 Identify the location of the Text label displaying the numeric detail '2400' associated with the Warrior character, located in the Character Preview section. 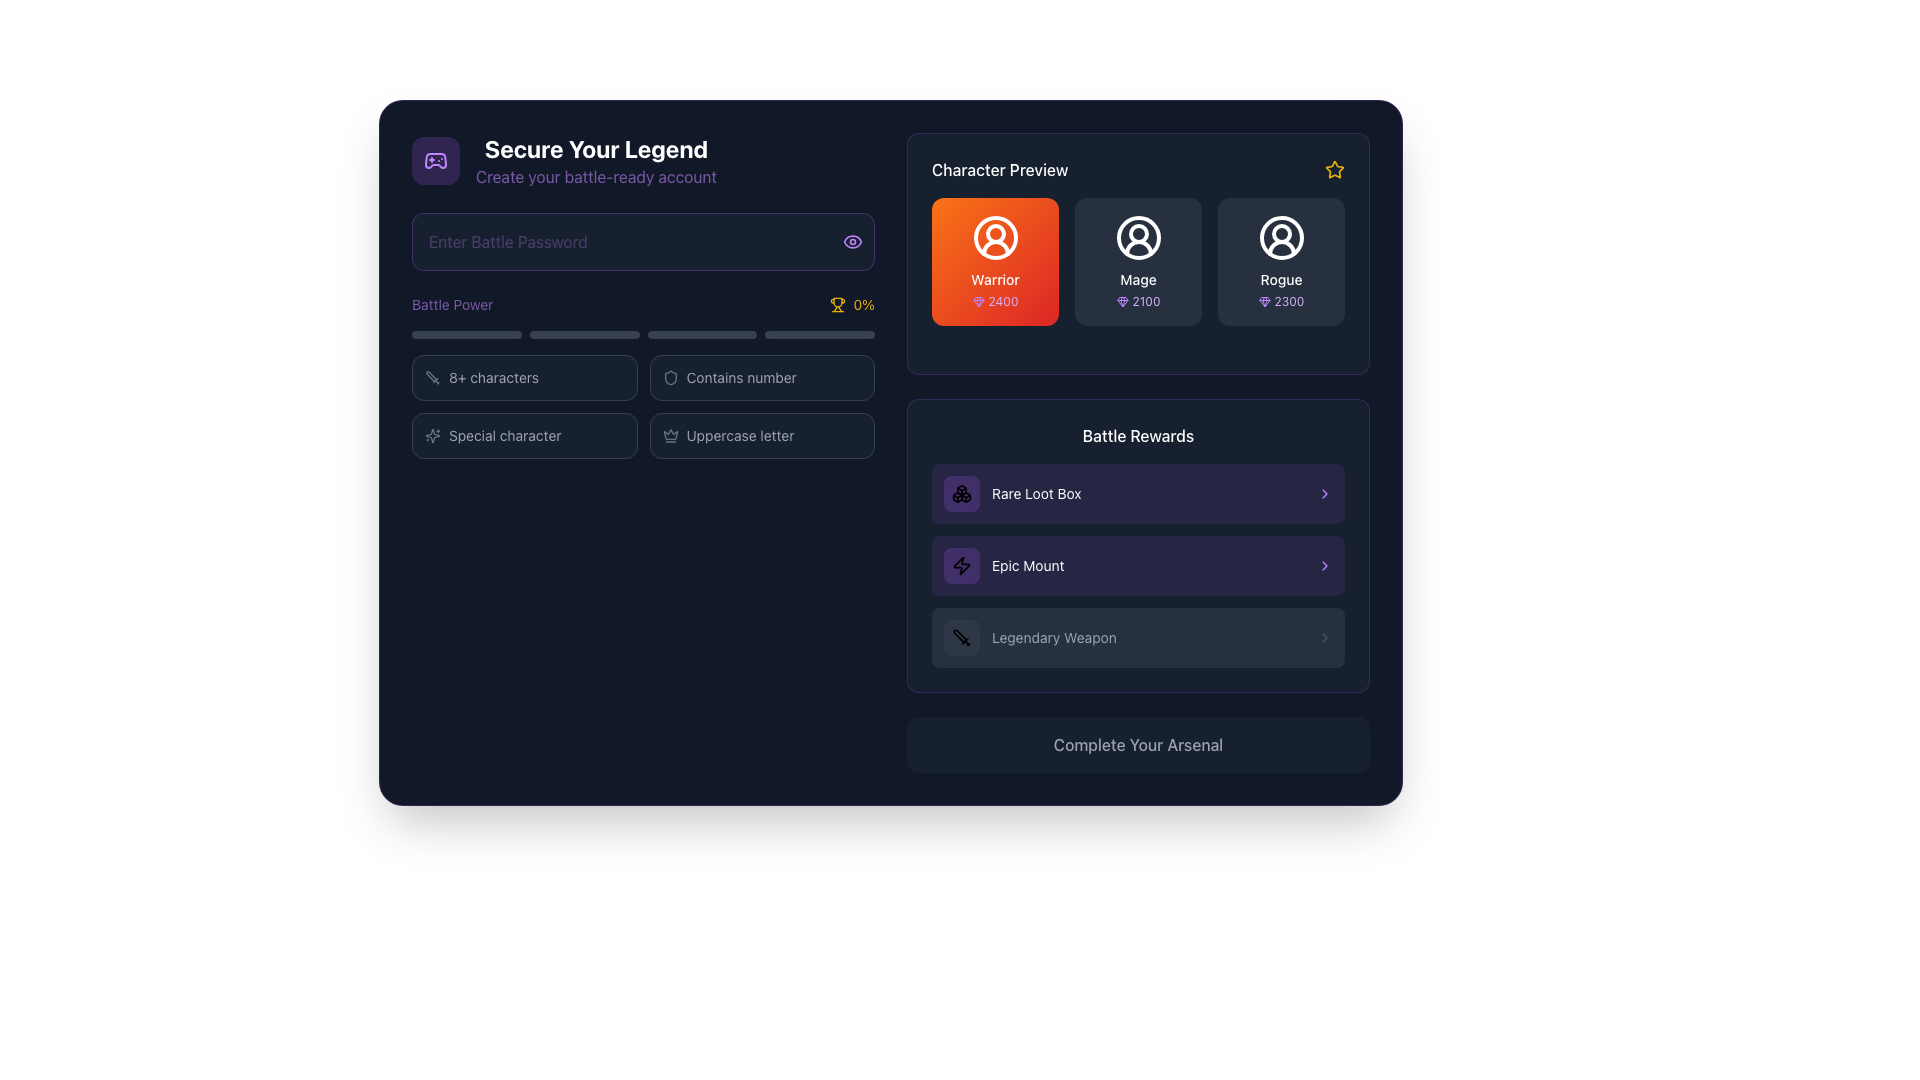
(1003, 301).